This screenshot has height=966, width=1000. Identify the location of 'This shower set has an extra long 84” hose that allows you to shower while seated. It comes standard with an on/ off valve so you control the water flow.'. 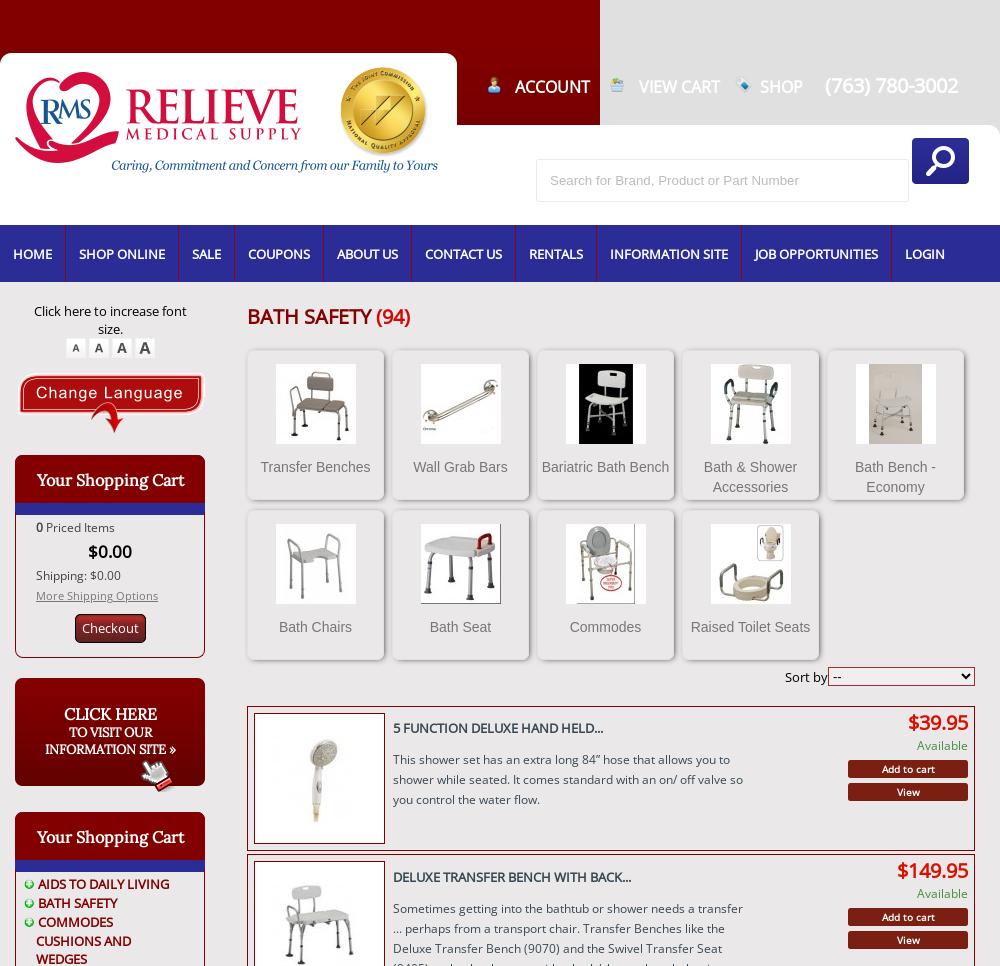
(566, 777).